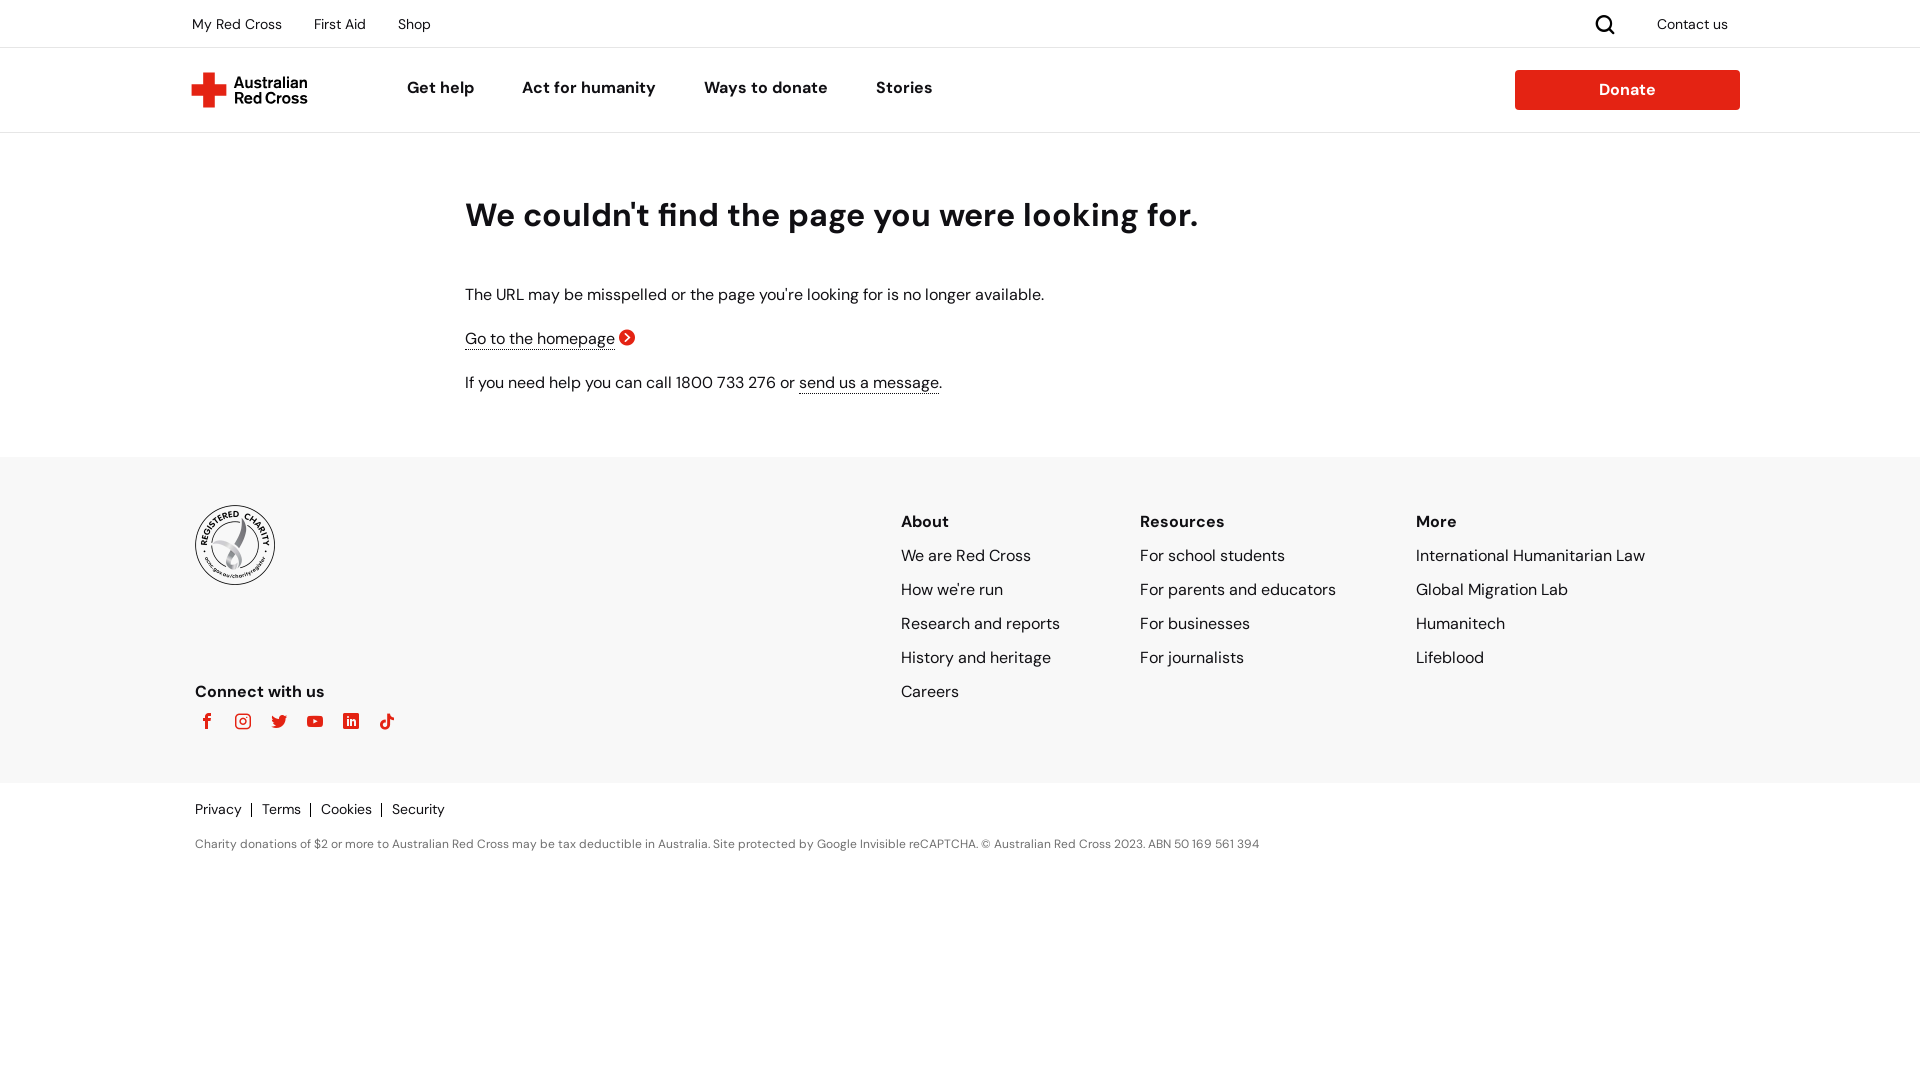  Describe the element at coordinates (1587, 23) in the screenshot. I see `'Search'` at that location.